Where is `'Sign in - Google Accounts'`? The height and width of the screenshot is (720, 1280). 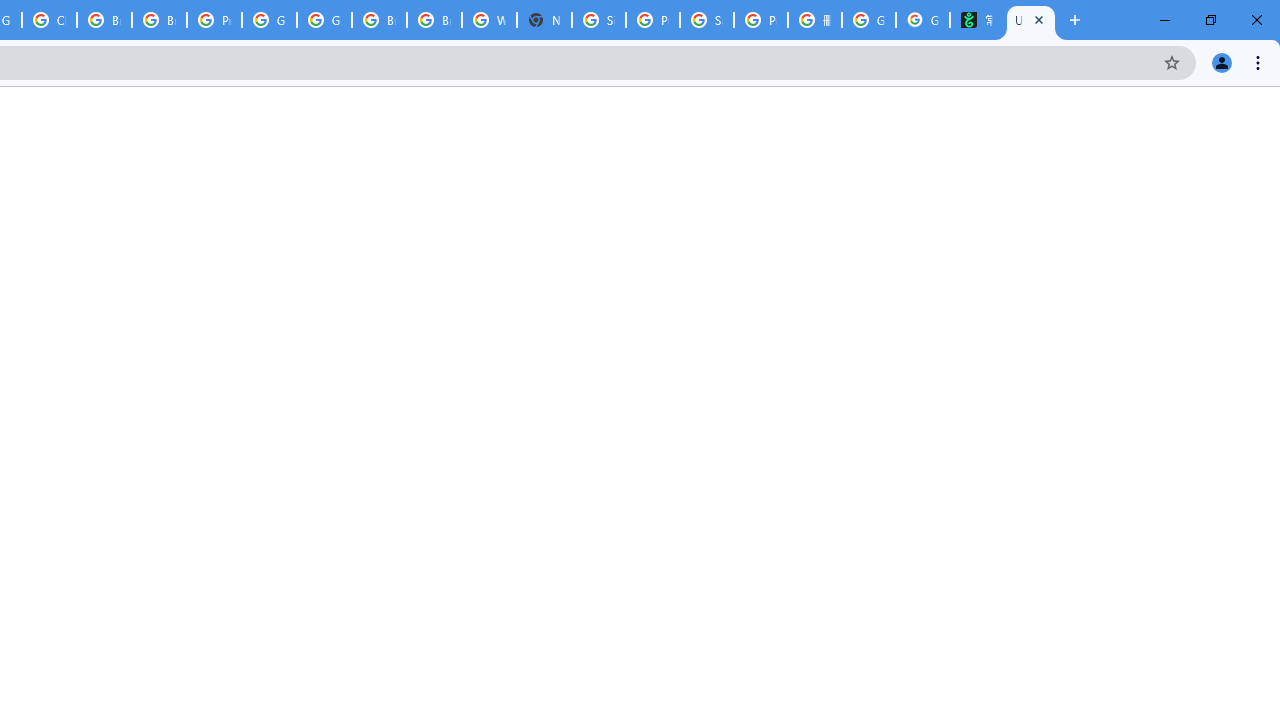
'Sign in - Google Accounts' is located at coordinates (598, 20).